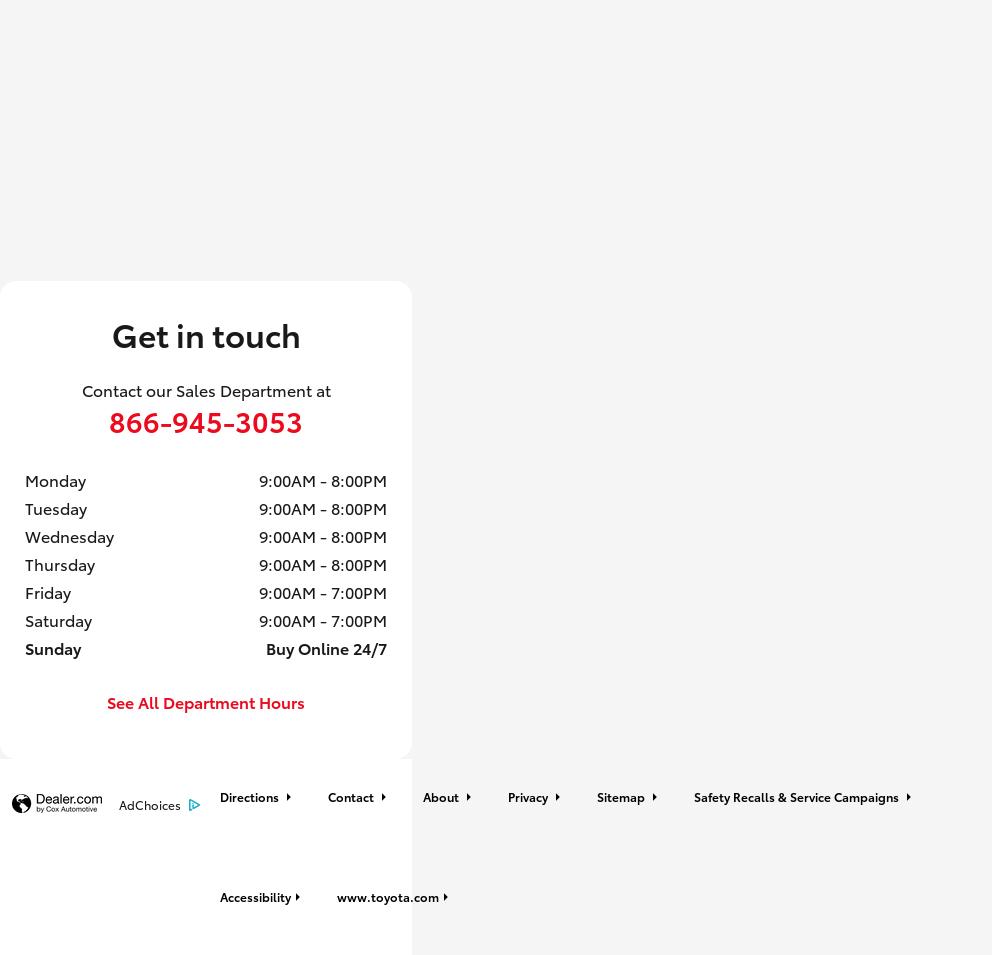 The image size is (992, 955). Describe the element at coordinates (205, 419) in the screenshot. I see `'866-945-3053'` at that location.